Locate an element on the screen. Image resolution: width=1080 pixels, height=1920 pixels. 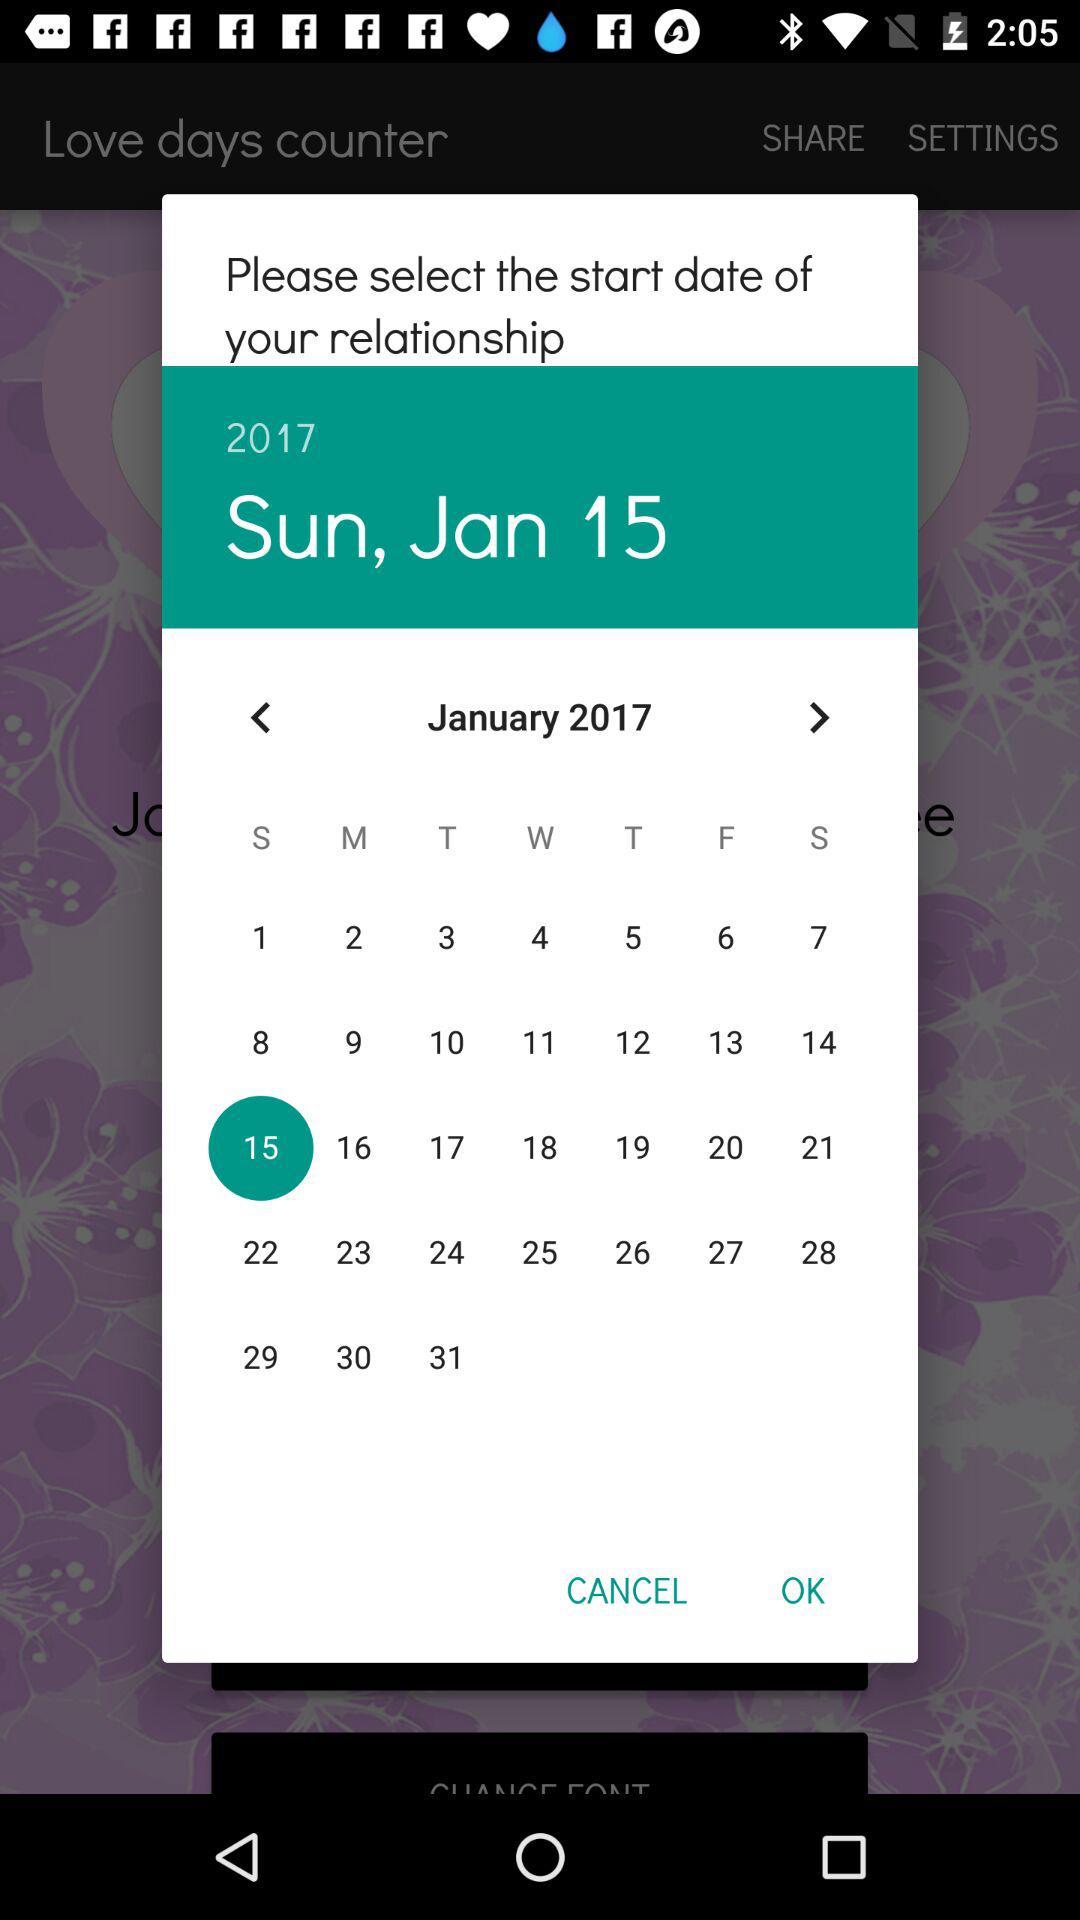
icon to the right of cancel icon is located at coordinates (801, 1588).